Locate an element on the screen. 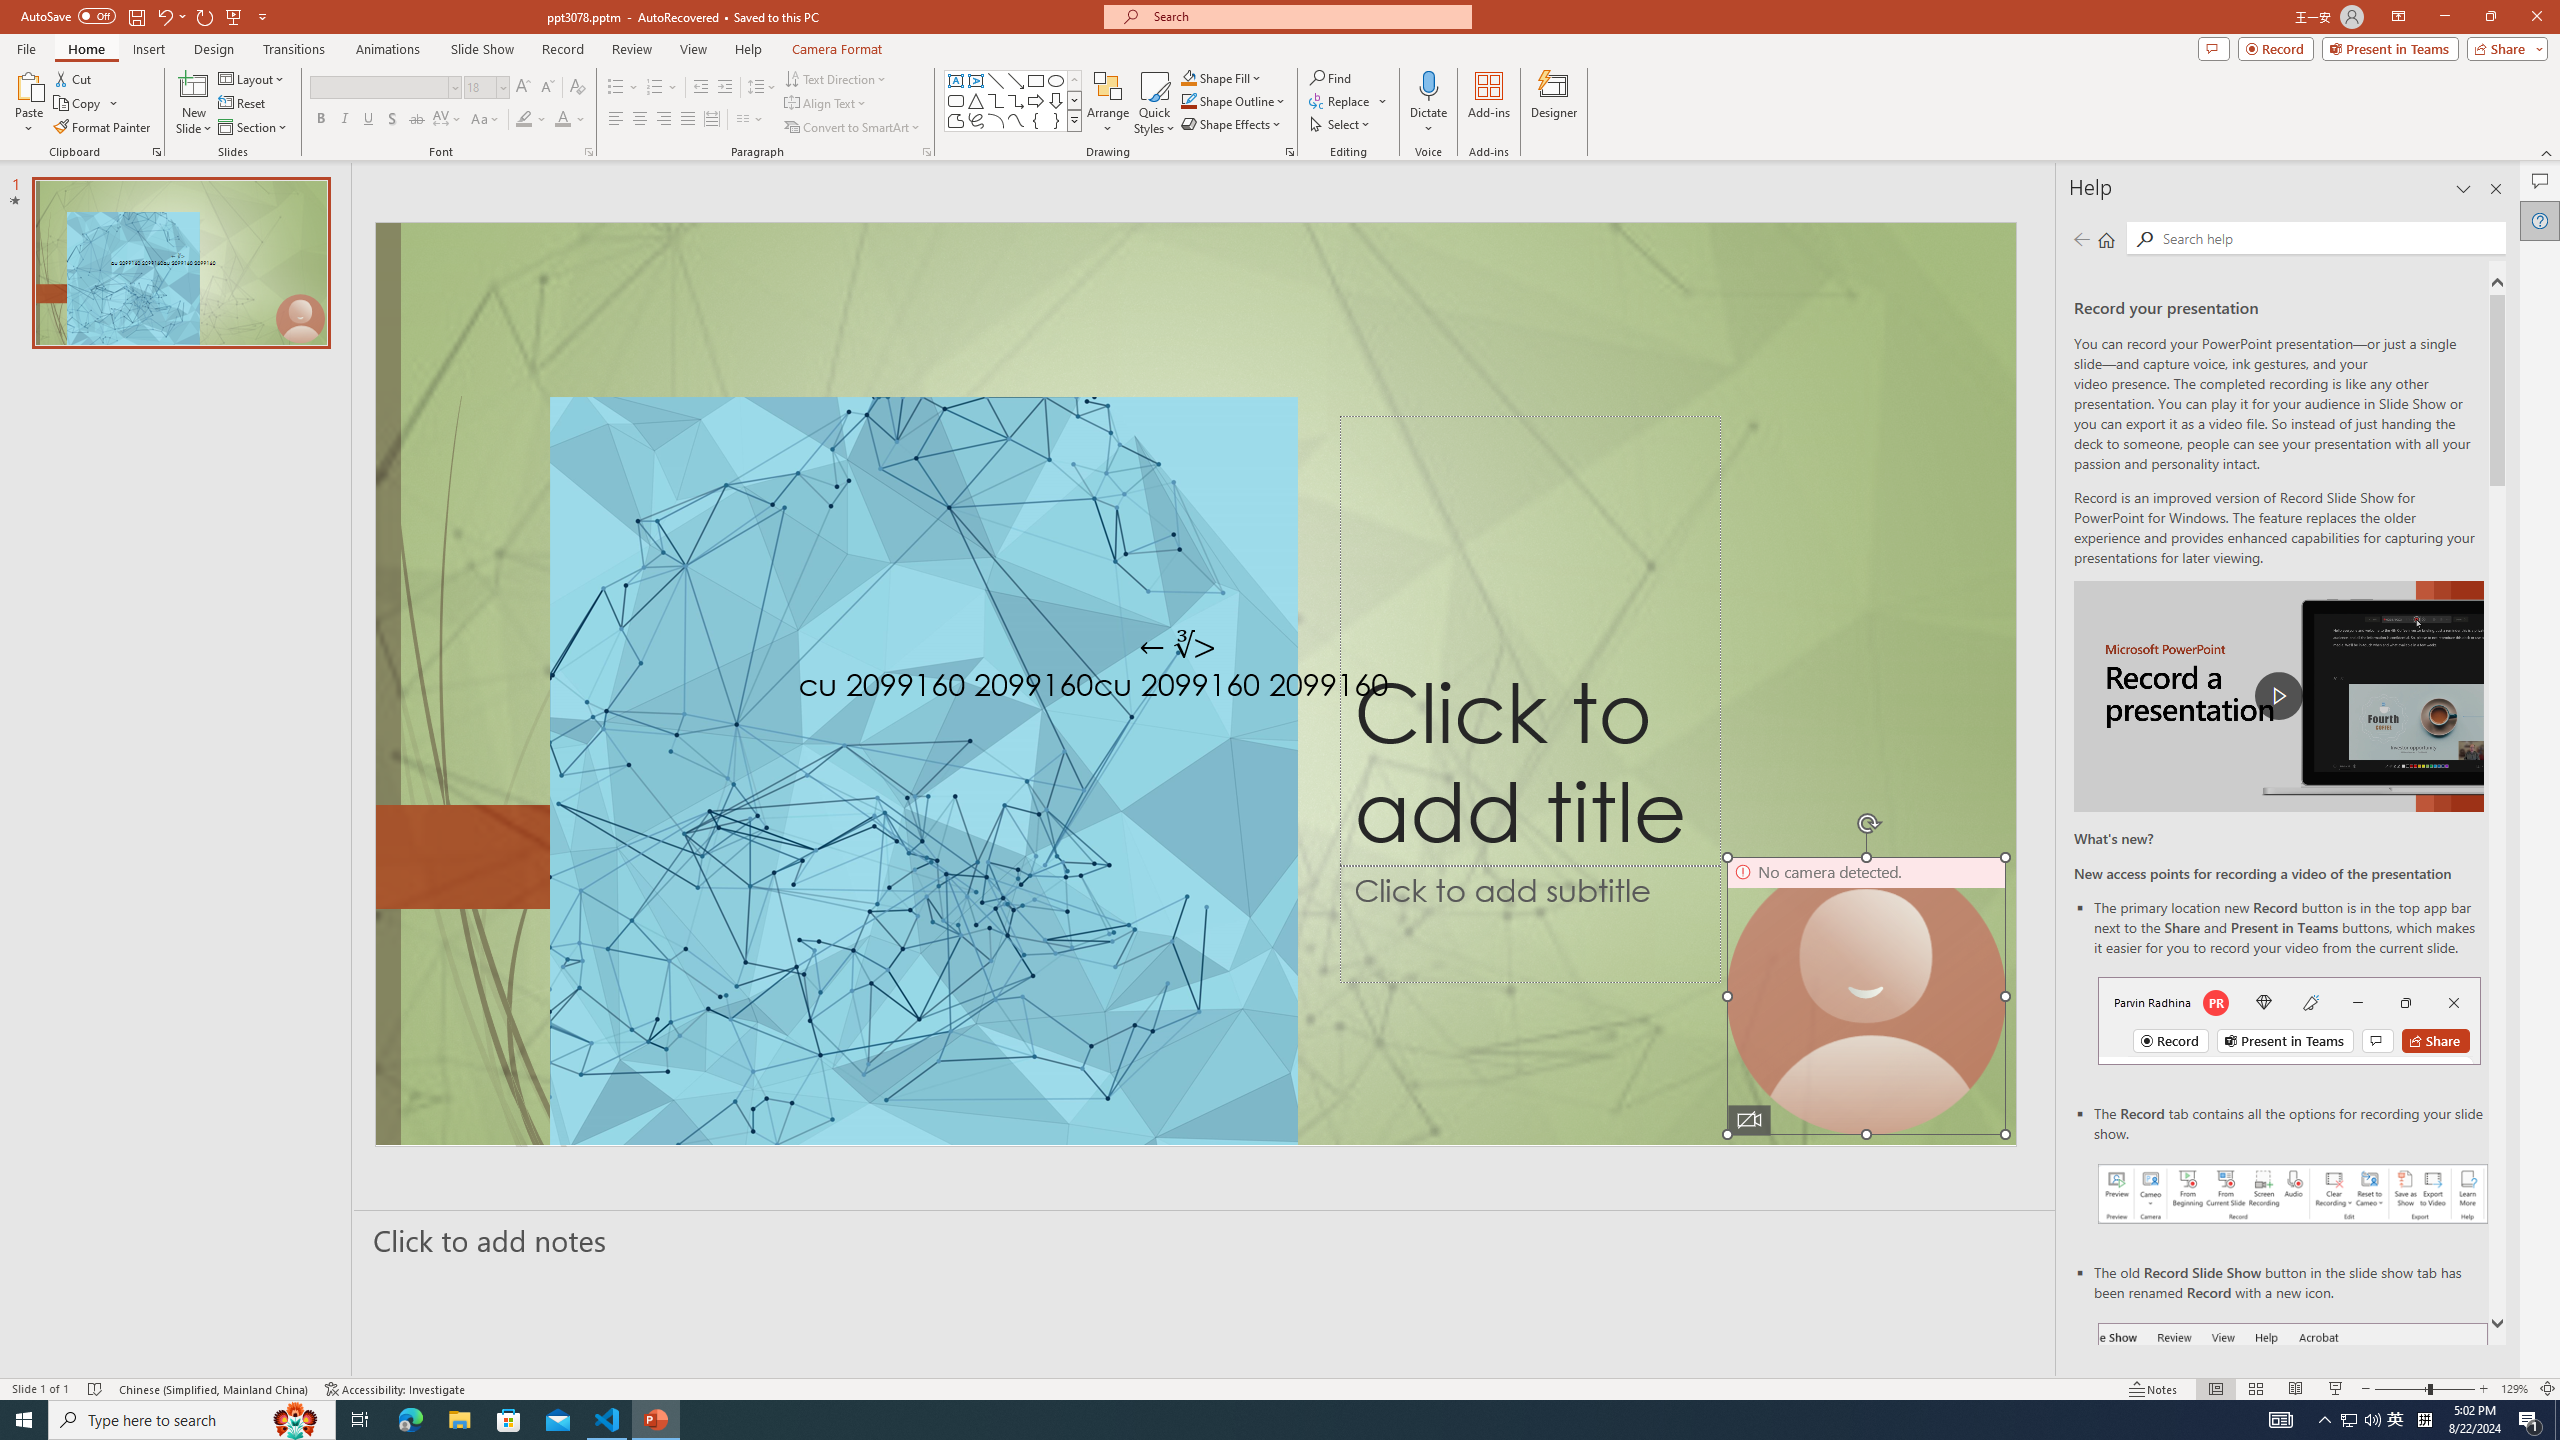 The image size is (2560, 1440). 'Office Clipboard...' is located at coordinates (155, 150).